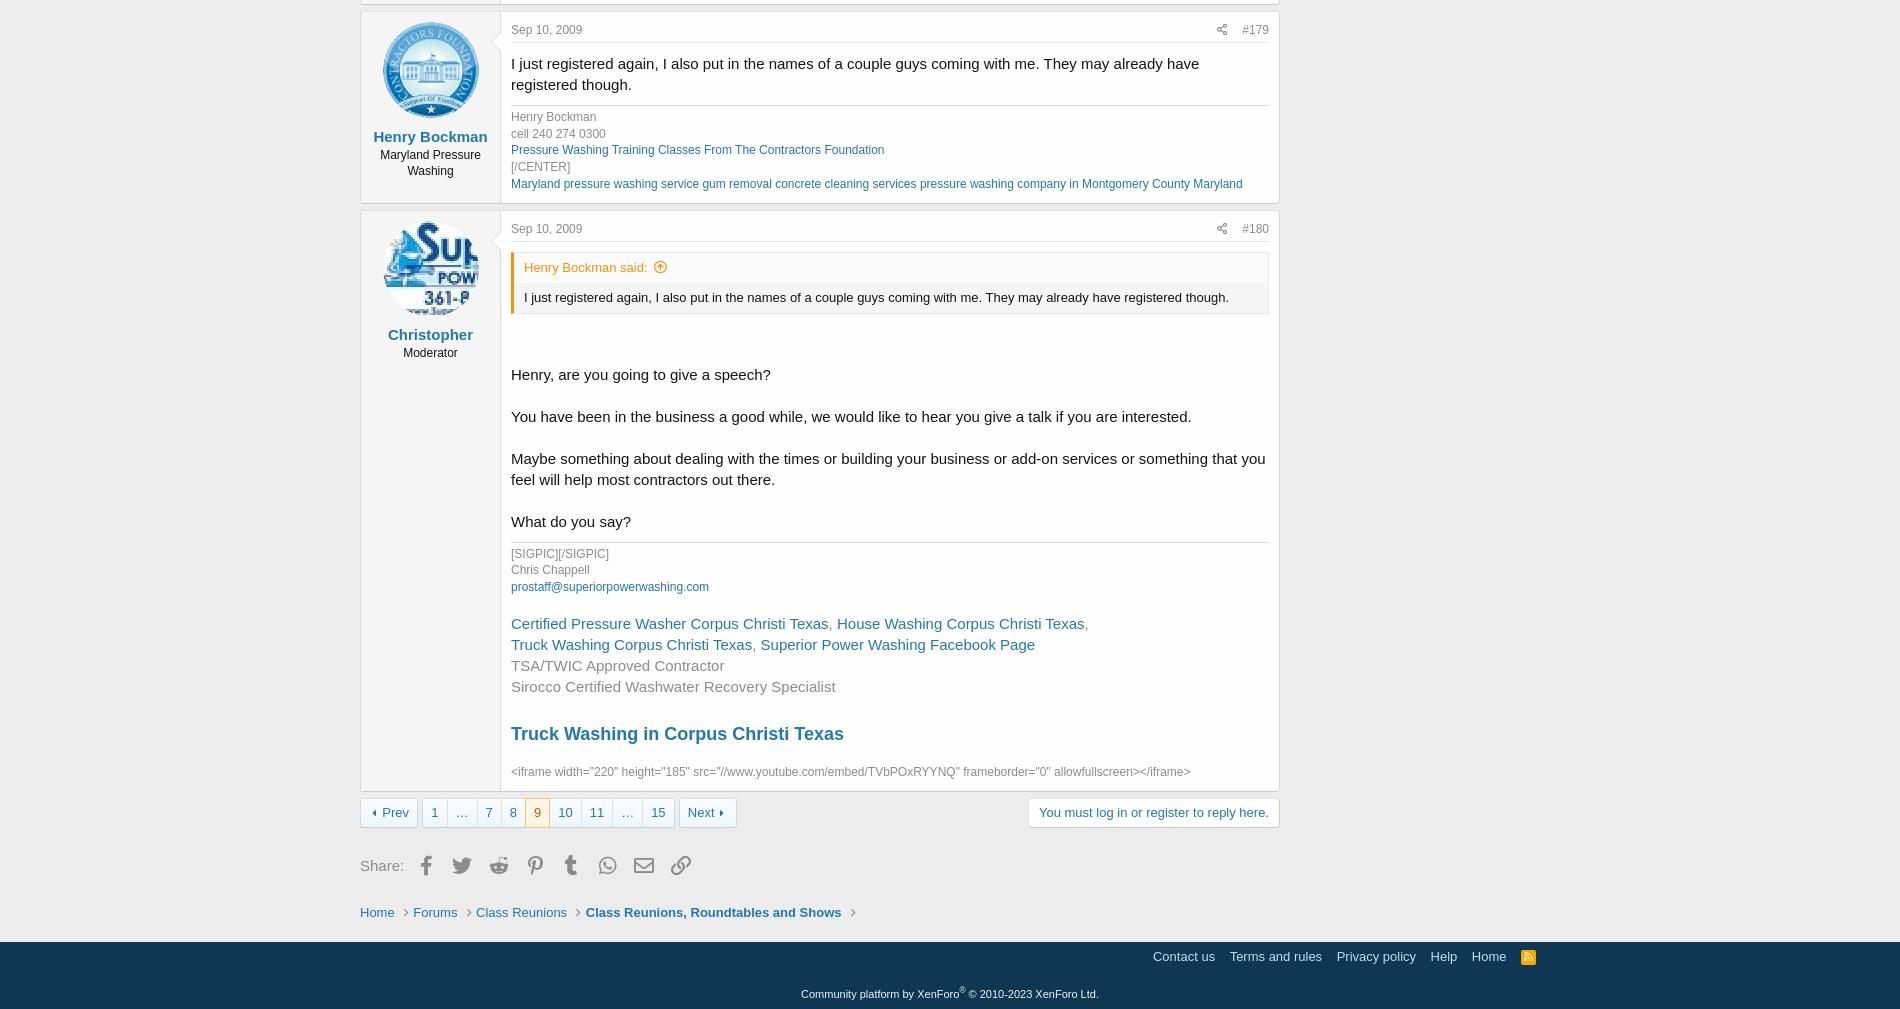  I want to click on 'Certified Pressure Washer Corpus Christi Texas', so click(510, 622).